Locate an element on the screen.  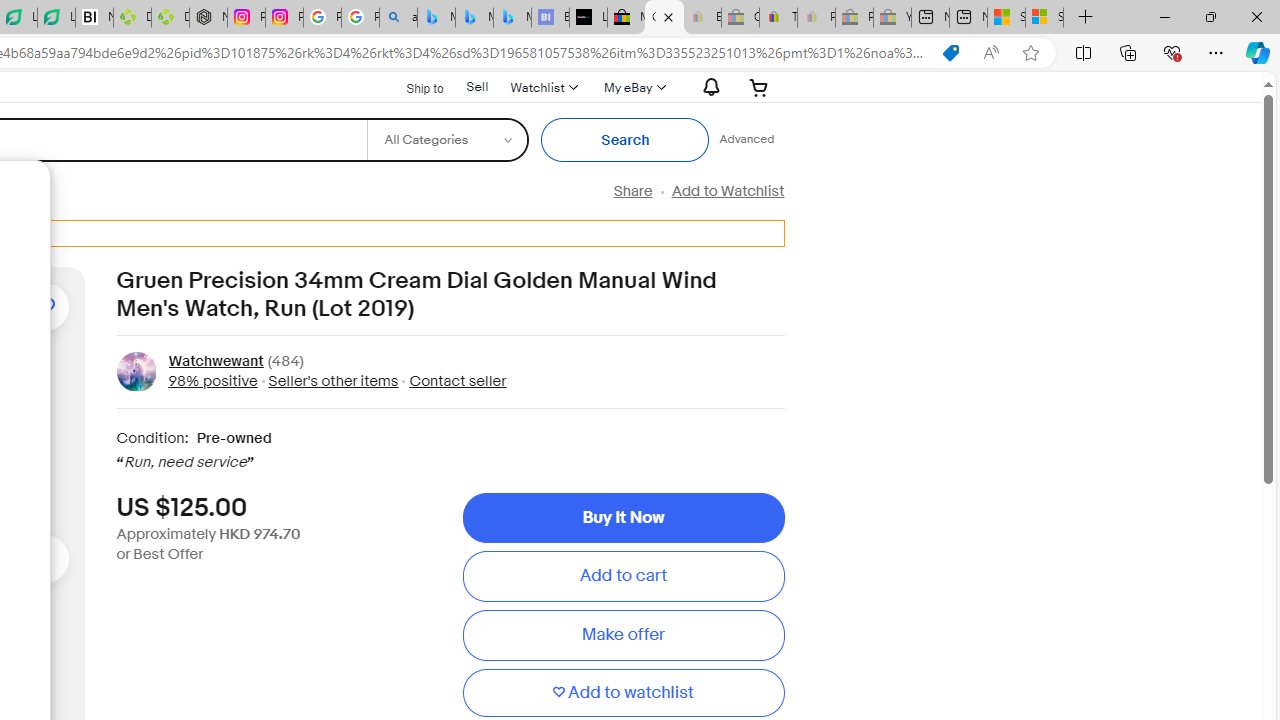
'Watchlist' is located at coordinates (543, 86).